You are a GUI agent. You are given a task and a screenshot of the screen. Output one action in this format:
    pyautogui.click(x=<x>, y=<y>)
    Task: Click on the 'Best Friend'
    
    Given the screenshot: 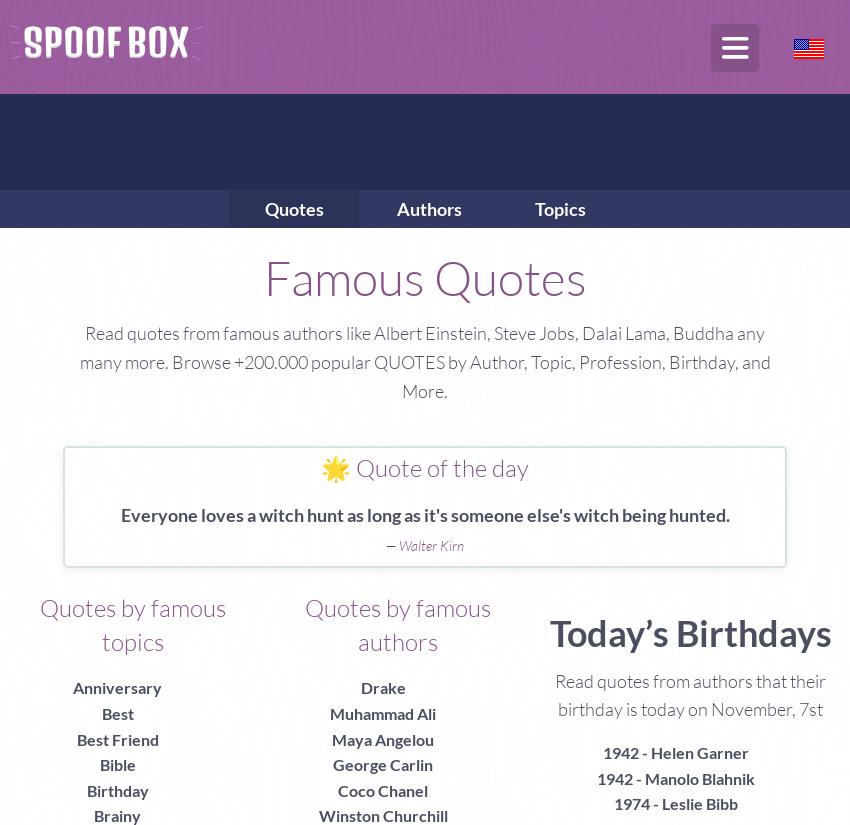 What is the action you would take?
    pyautogui.click(x=75, y=738)
    